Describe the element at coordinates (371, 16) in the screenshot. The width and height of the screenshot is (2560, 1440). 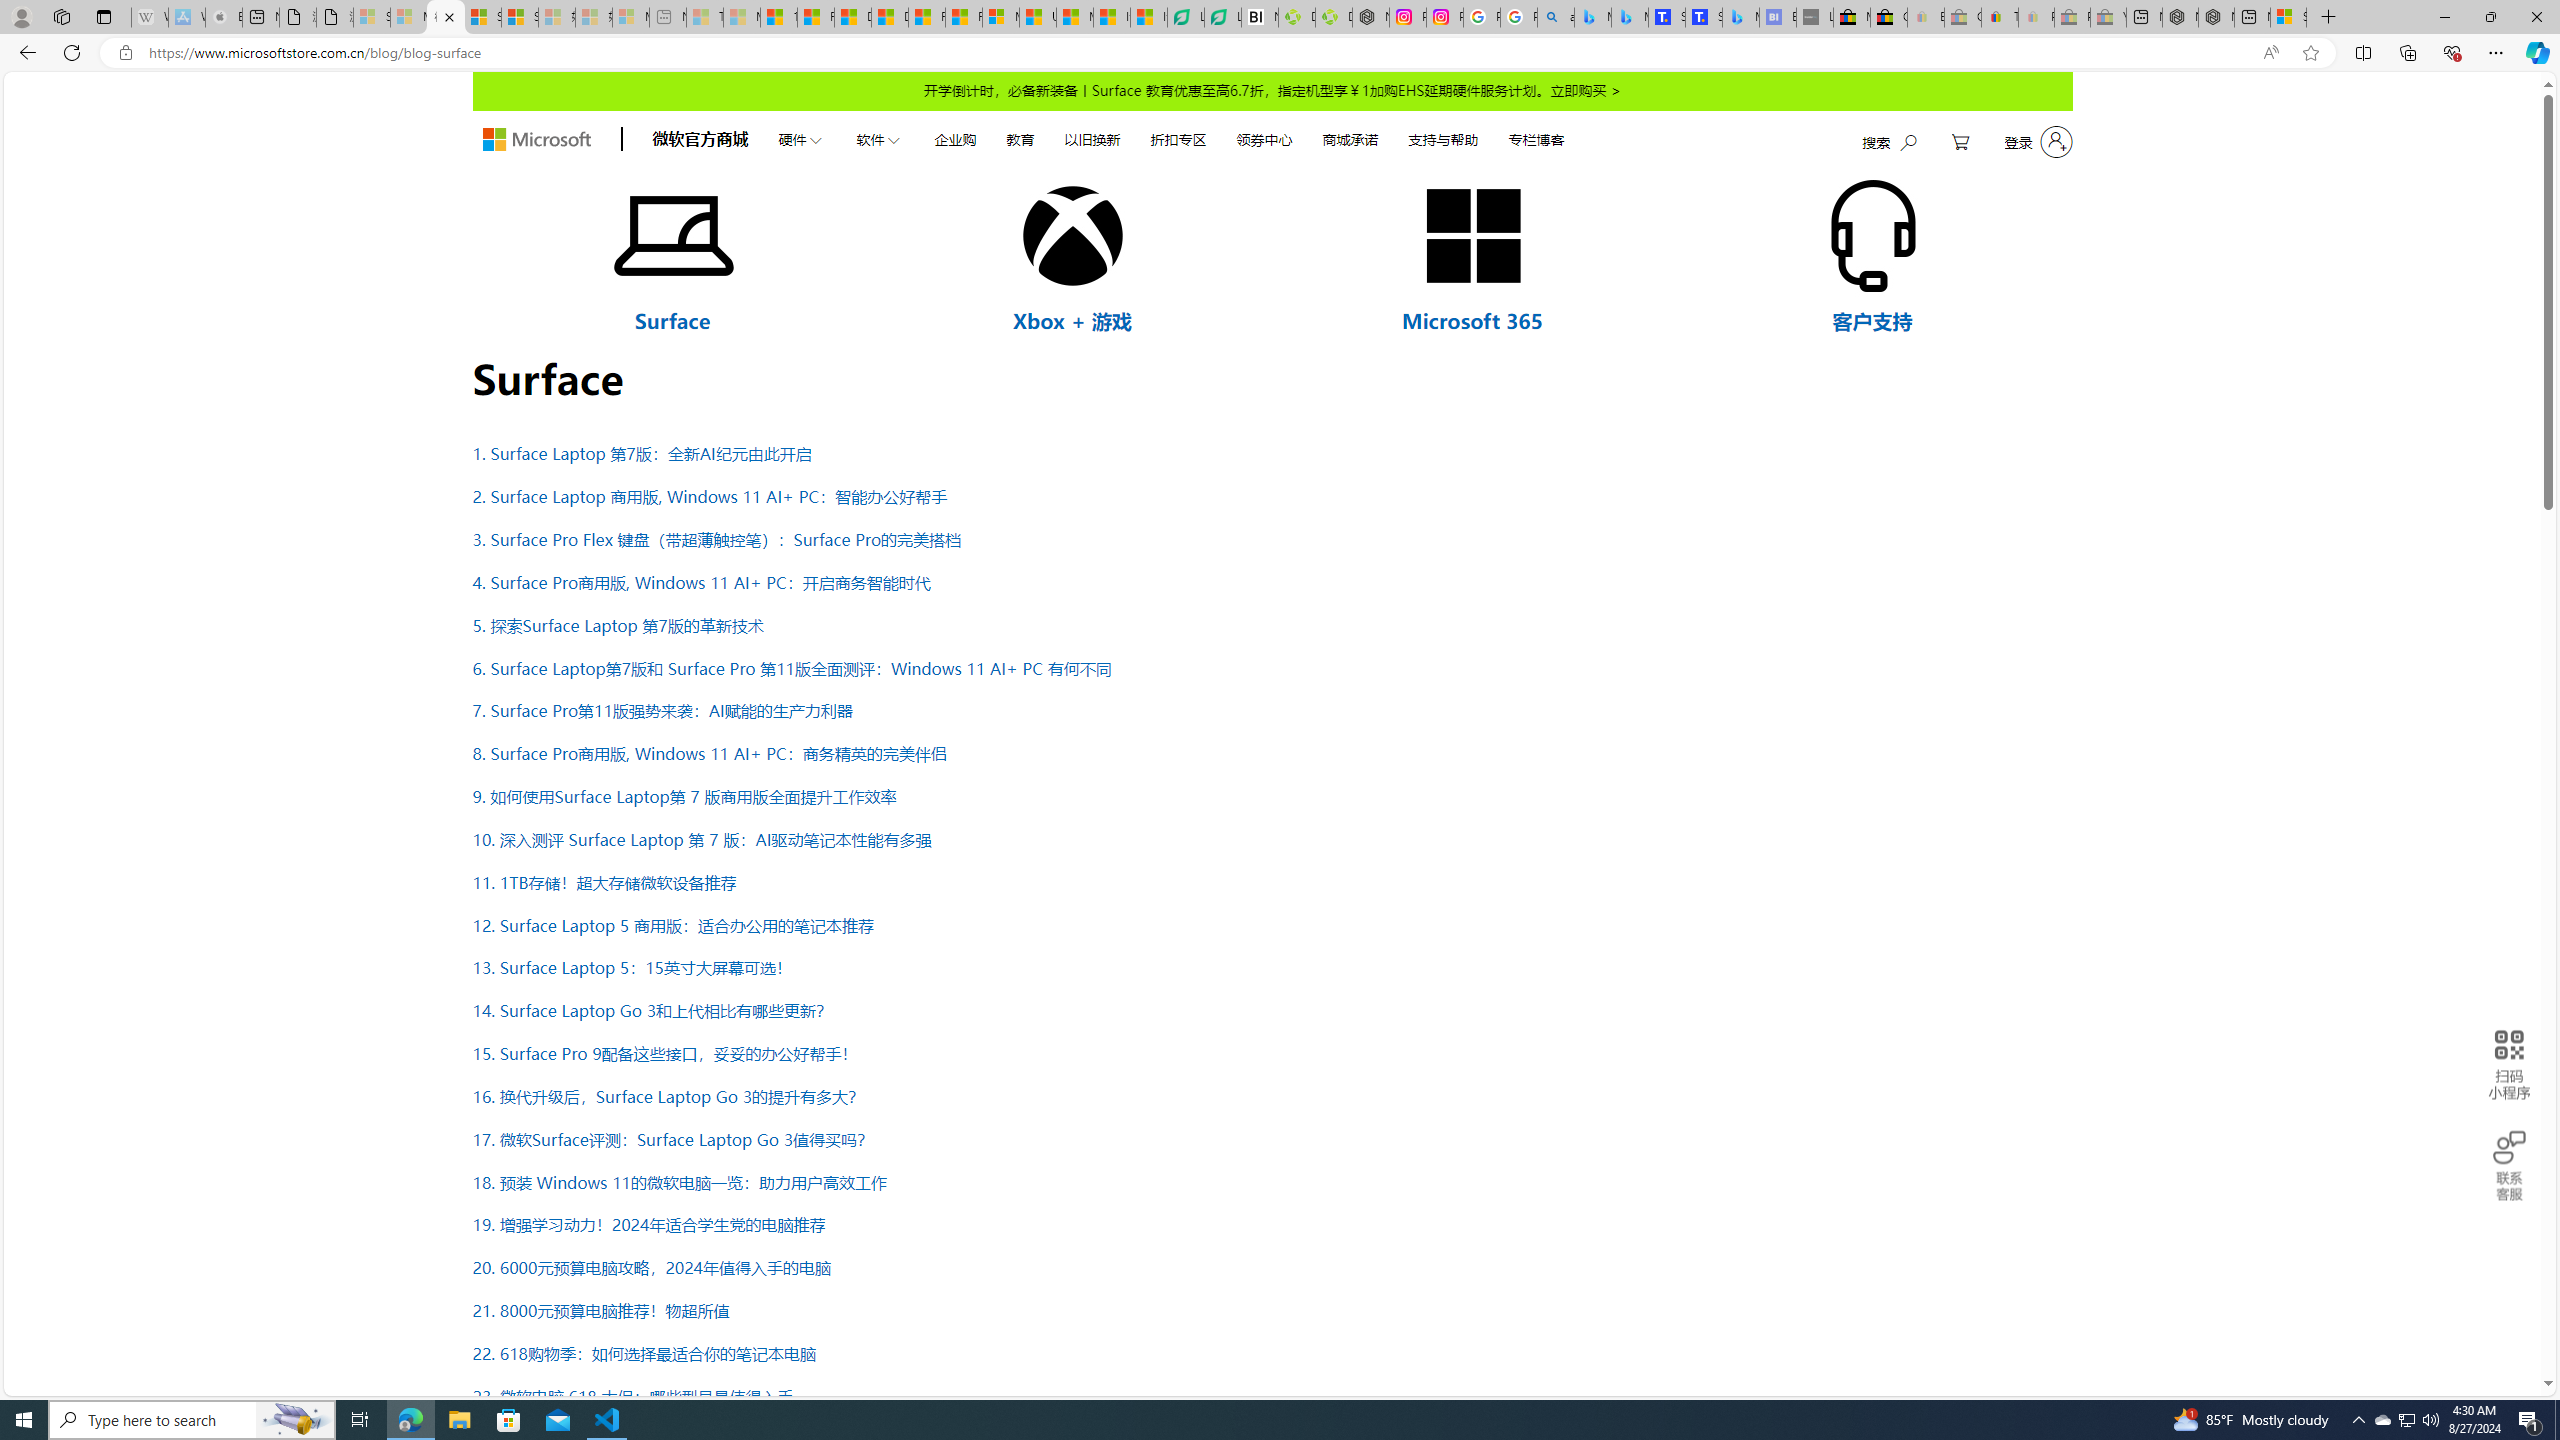
I see `'Sign in to your Microsoft account - Sleeping'` at that location.